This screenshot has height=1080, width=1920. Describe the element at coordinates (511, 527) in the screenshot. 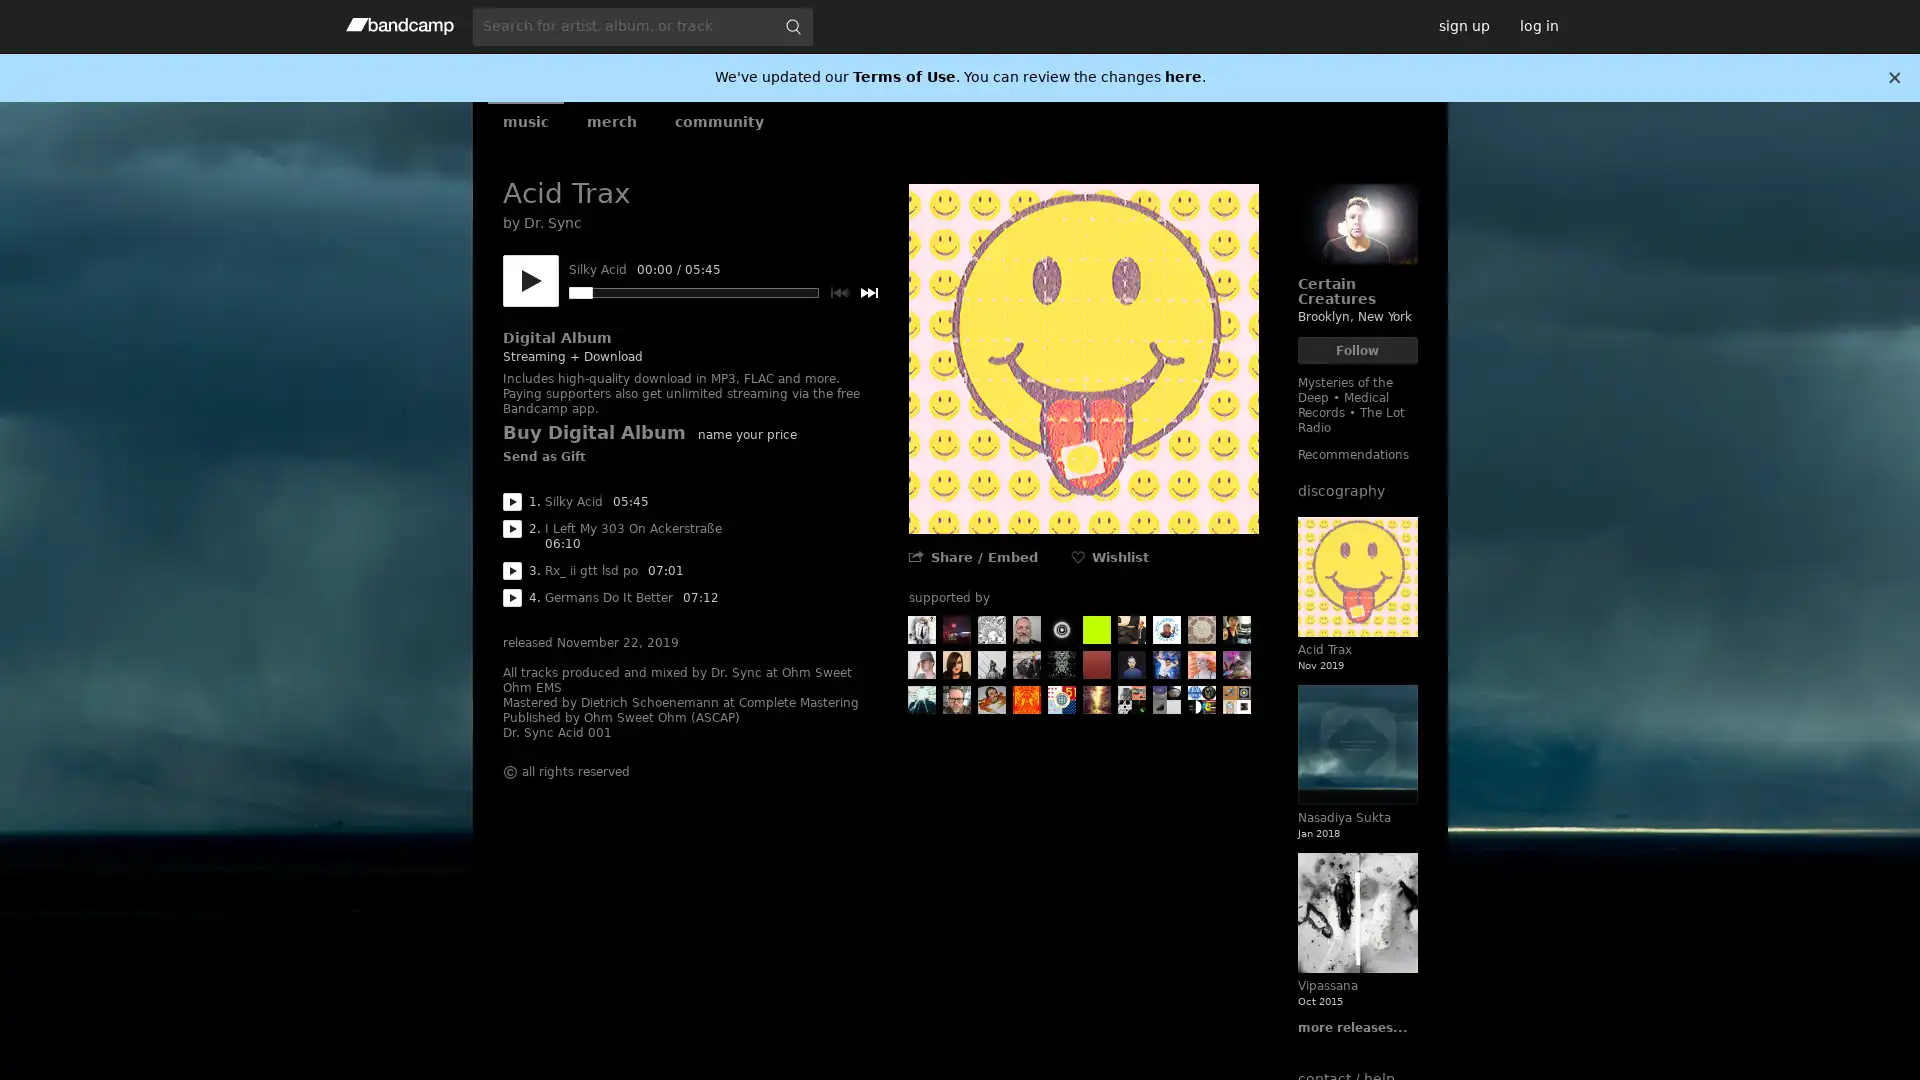

I see `Play I Left My 303 On Ackerstrae` at that location.